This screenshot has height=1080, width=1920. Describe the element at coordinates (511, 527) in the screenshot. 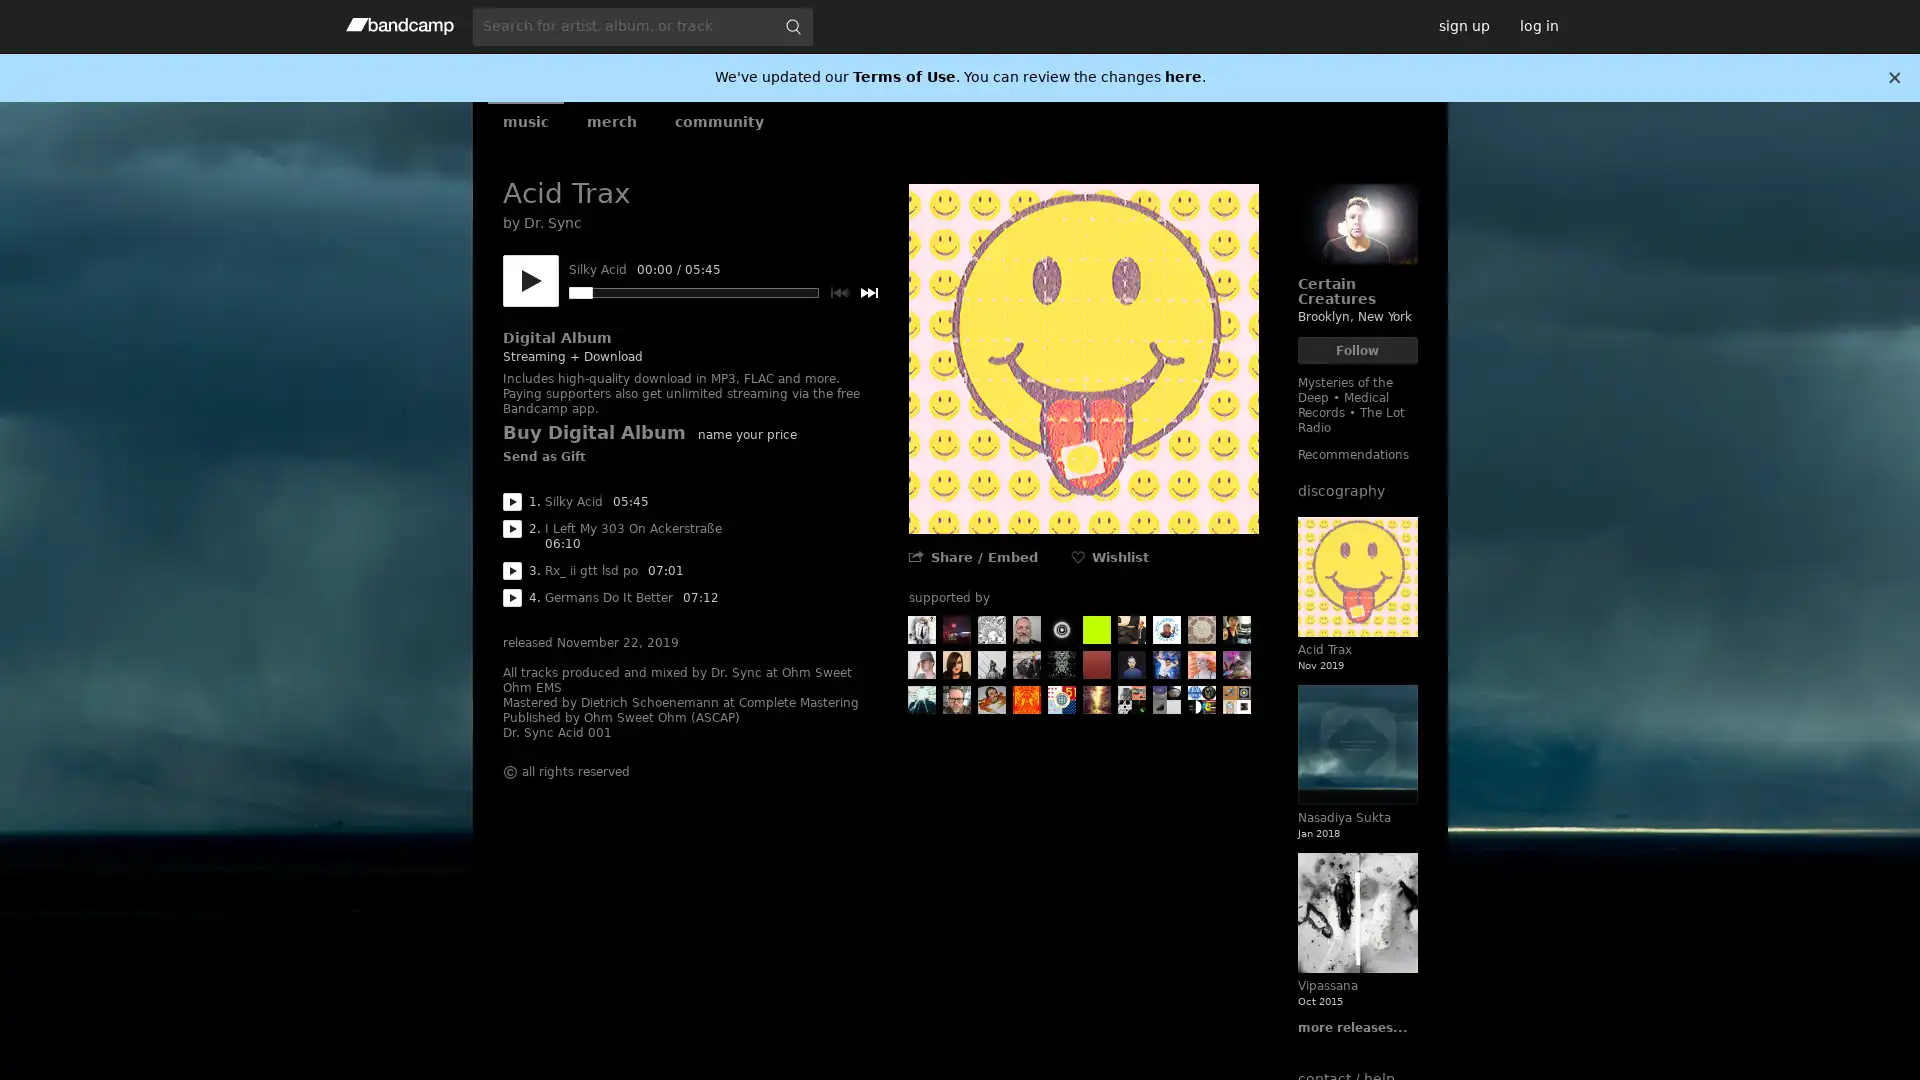

I see `Play I Left My 303 On Ackerstrae` at that location.